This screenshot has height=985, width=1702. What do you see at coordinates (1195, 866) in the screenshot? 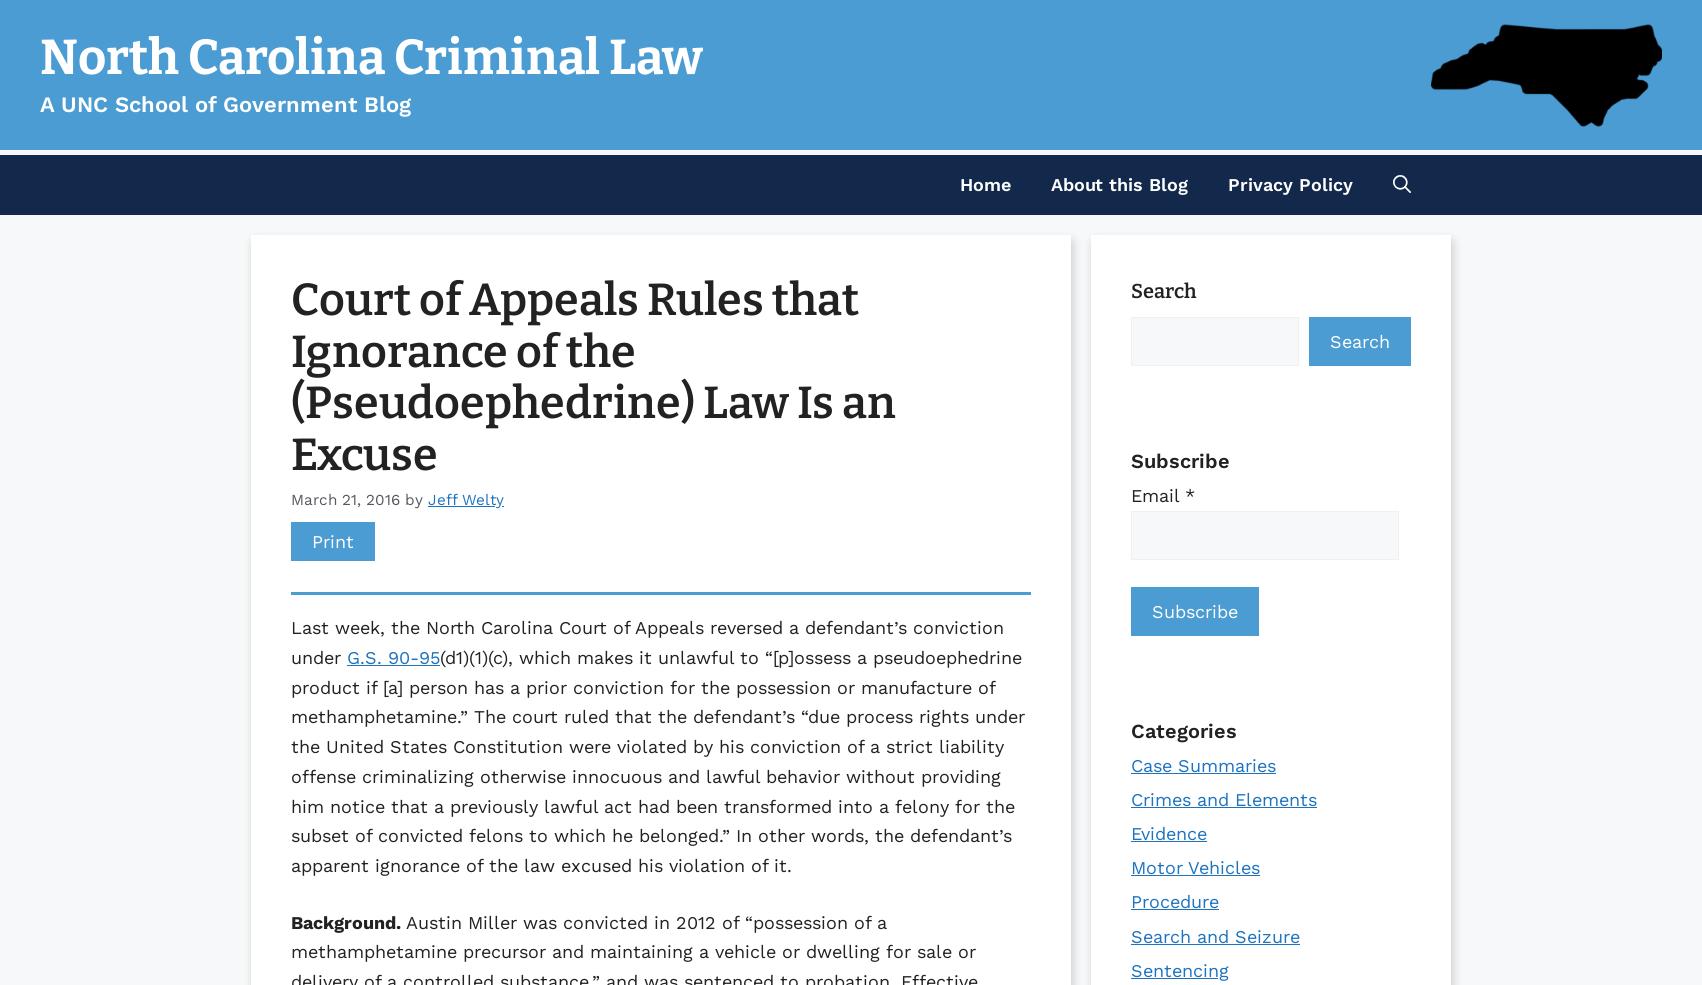
I see `'Motor Vehicles'` at bounding box center [1195, 866].